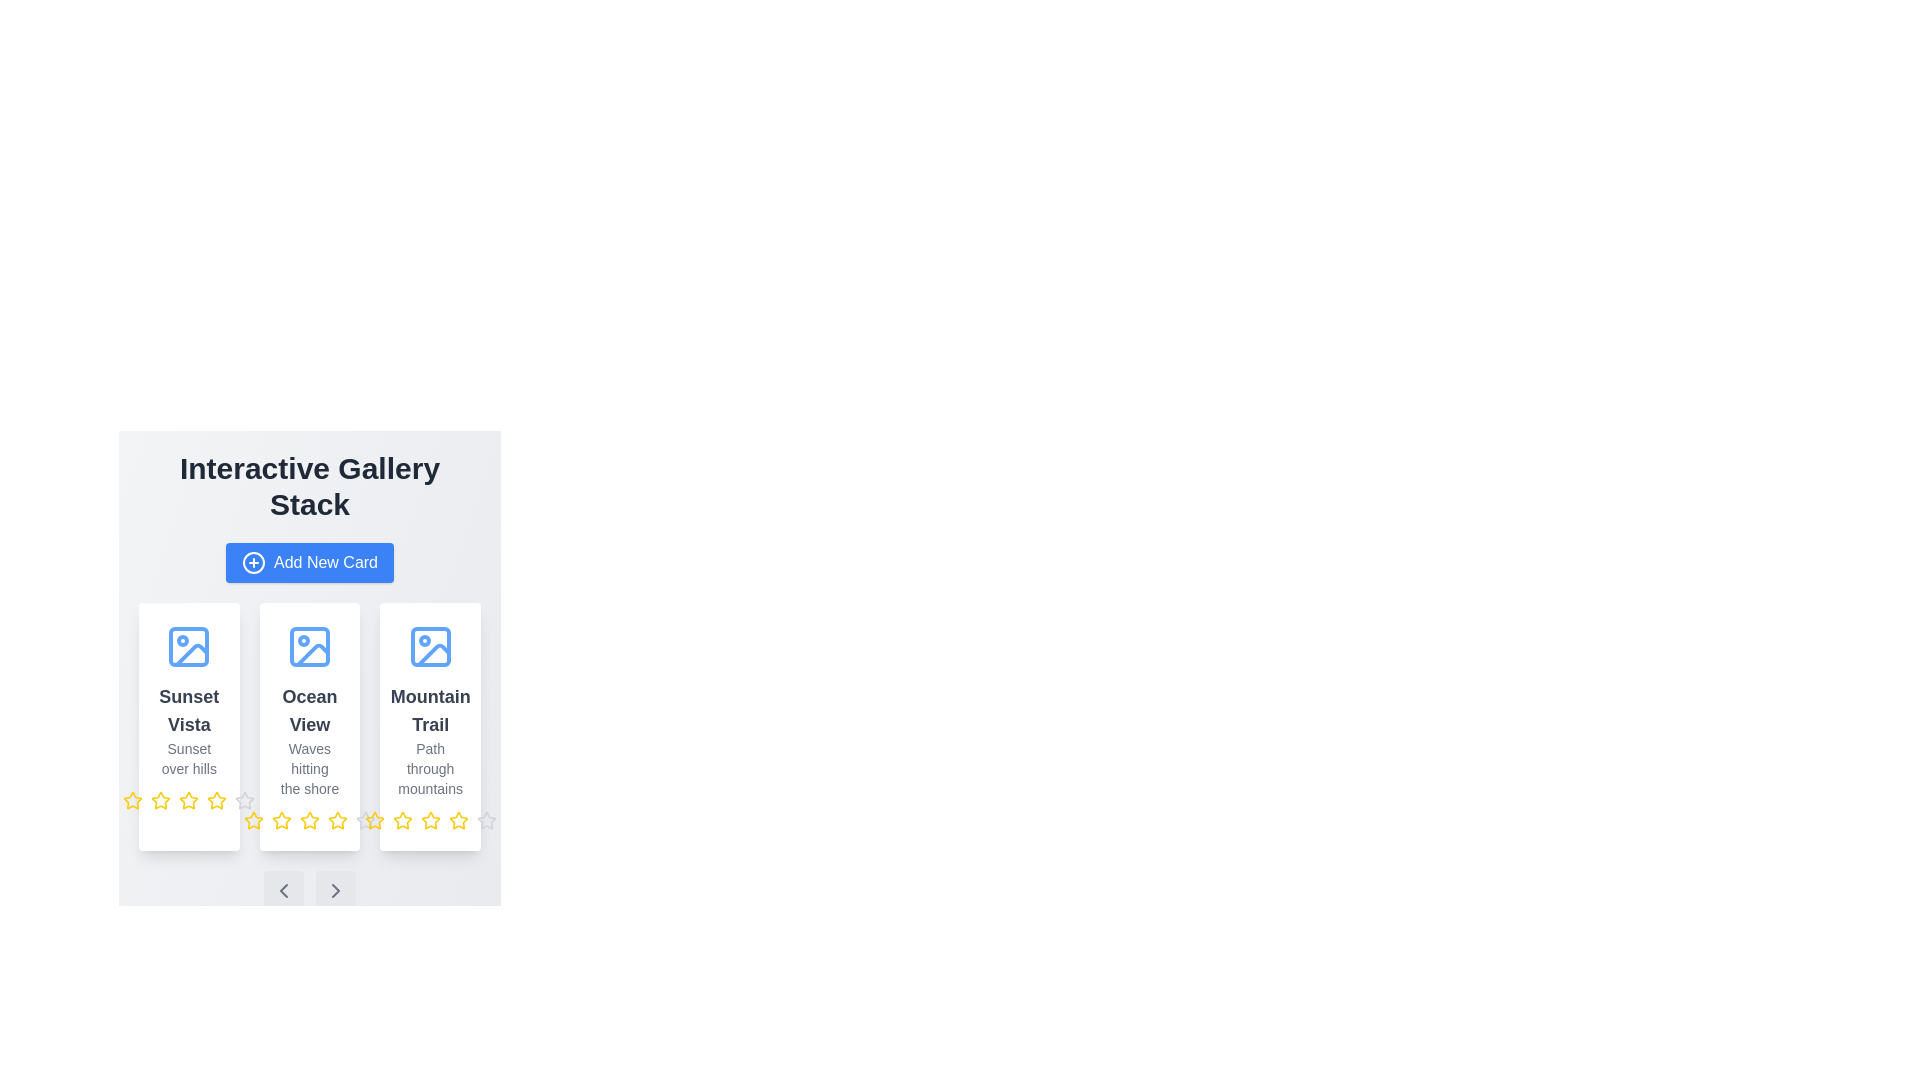 The width and height of the screenshot is (1920, 1080). I want to click on the Rating Display element that visually represents the rating of the featured item titled 'Ocean View', located centrally beneath its descriptive text, so click(309, 821).